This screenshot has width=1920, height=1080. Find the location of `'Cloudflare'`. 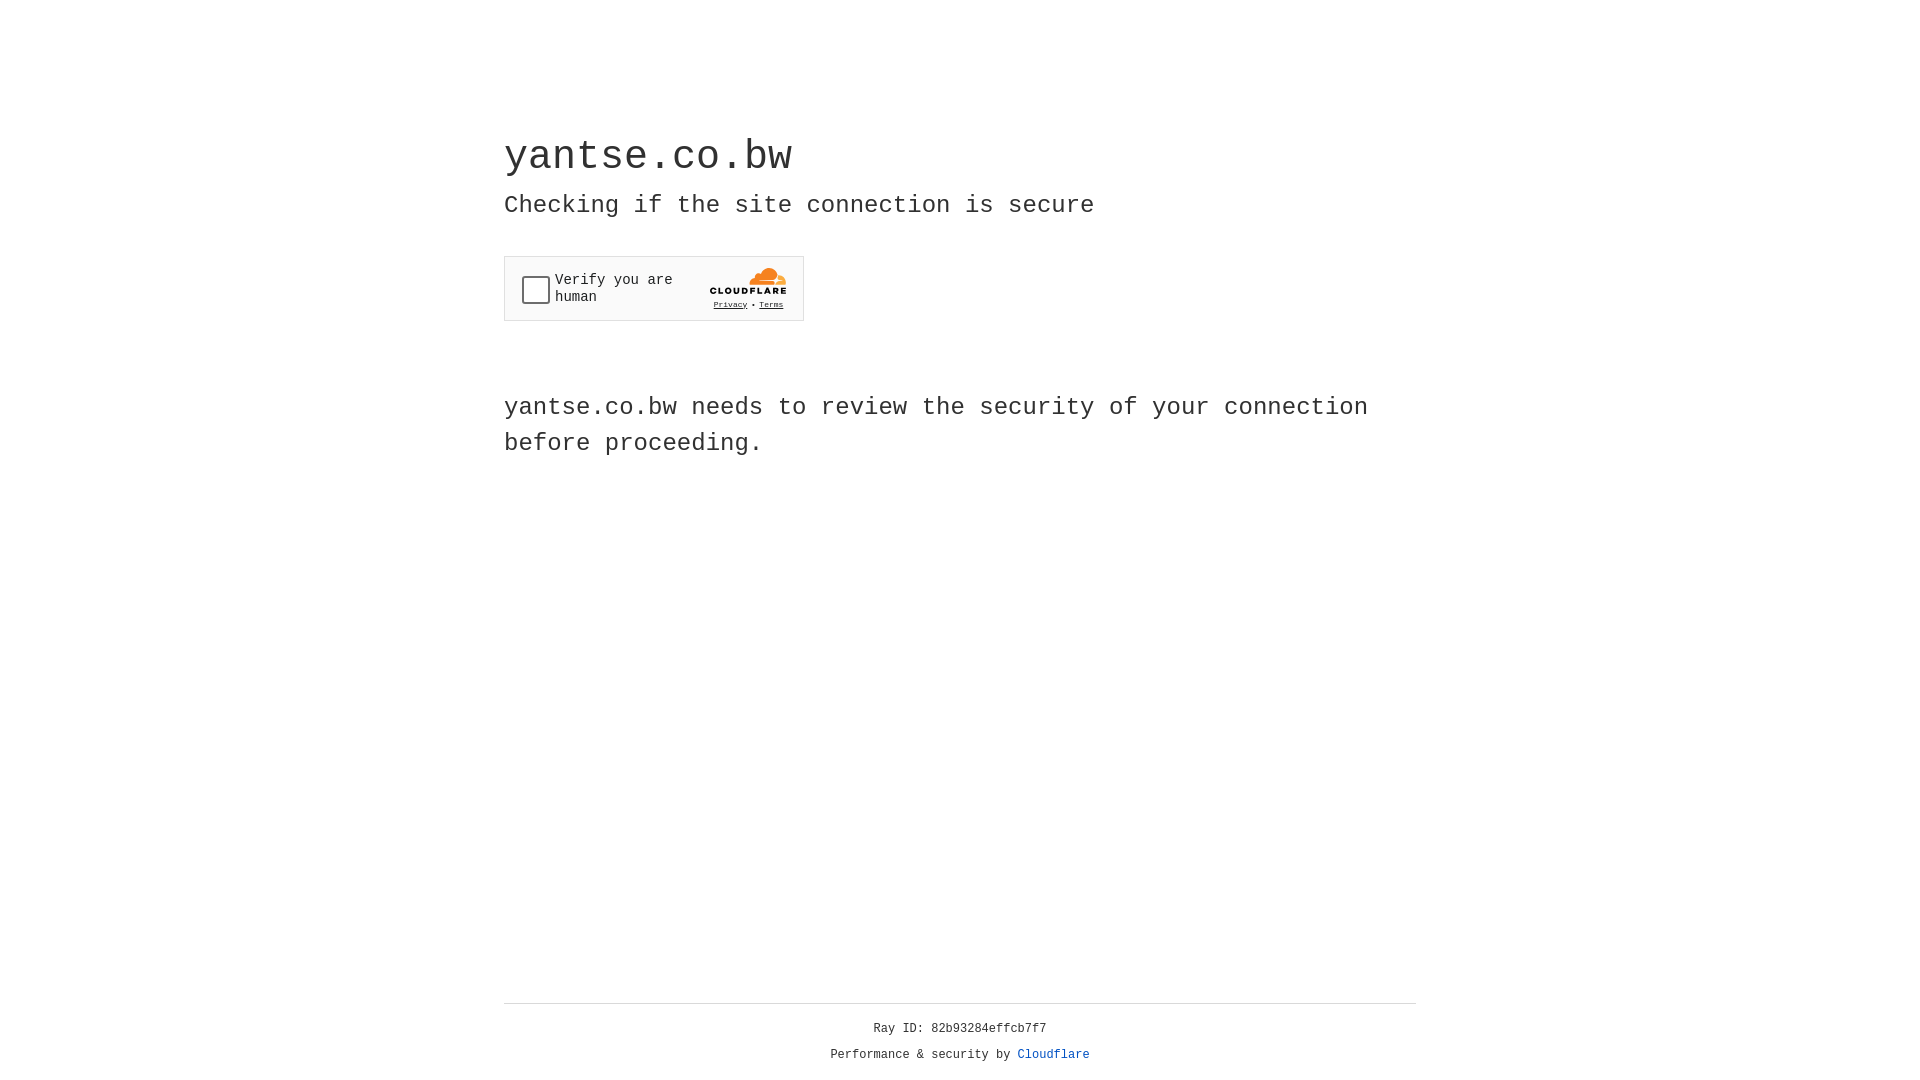

'Cloudflare' is located at coordinates (1053, 1054).